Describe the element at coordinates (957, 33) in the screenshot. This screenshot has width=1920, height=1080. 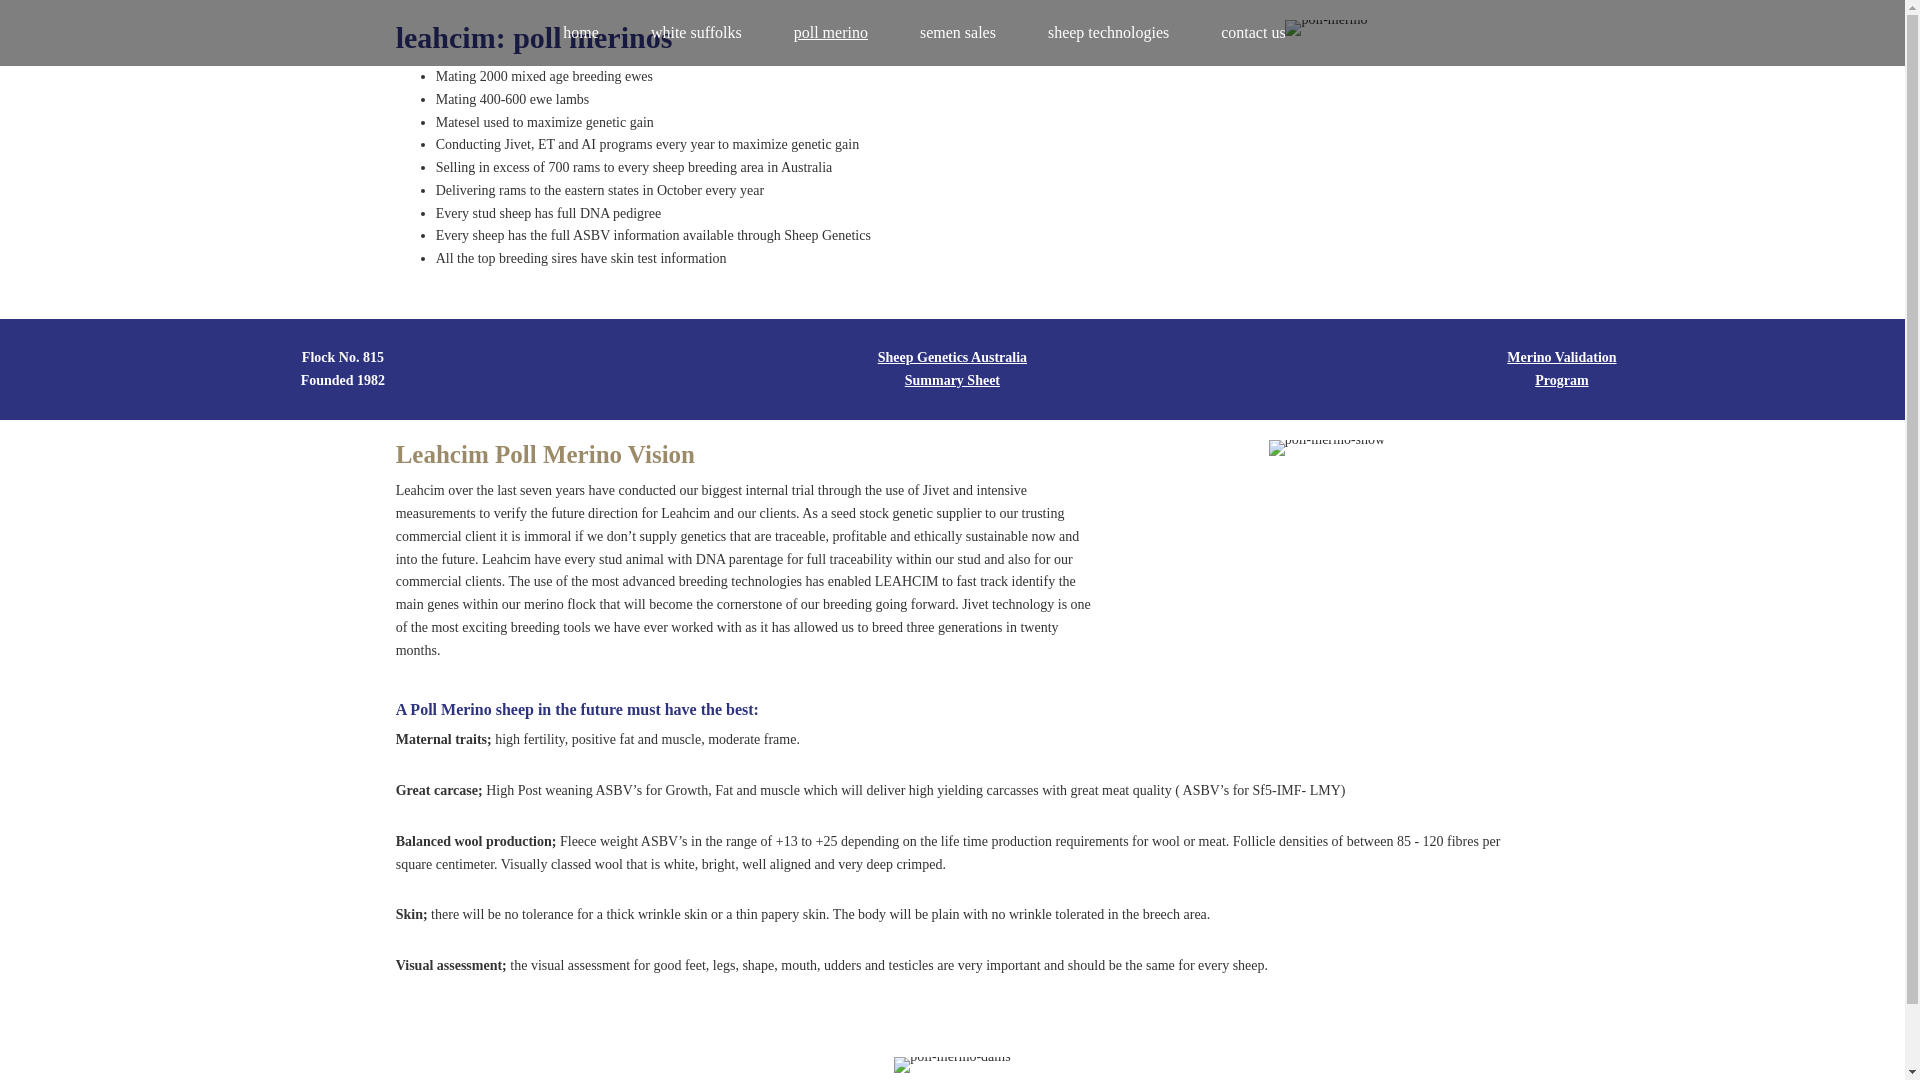
I see `'semen sales'` at that location.